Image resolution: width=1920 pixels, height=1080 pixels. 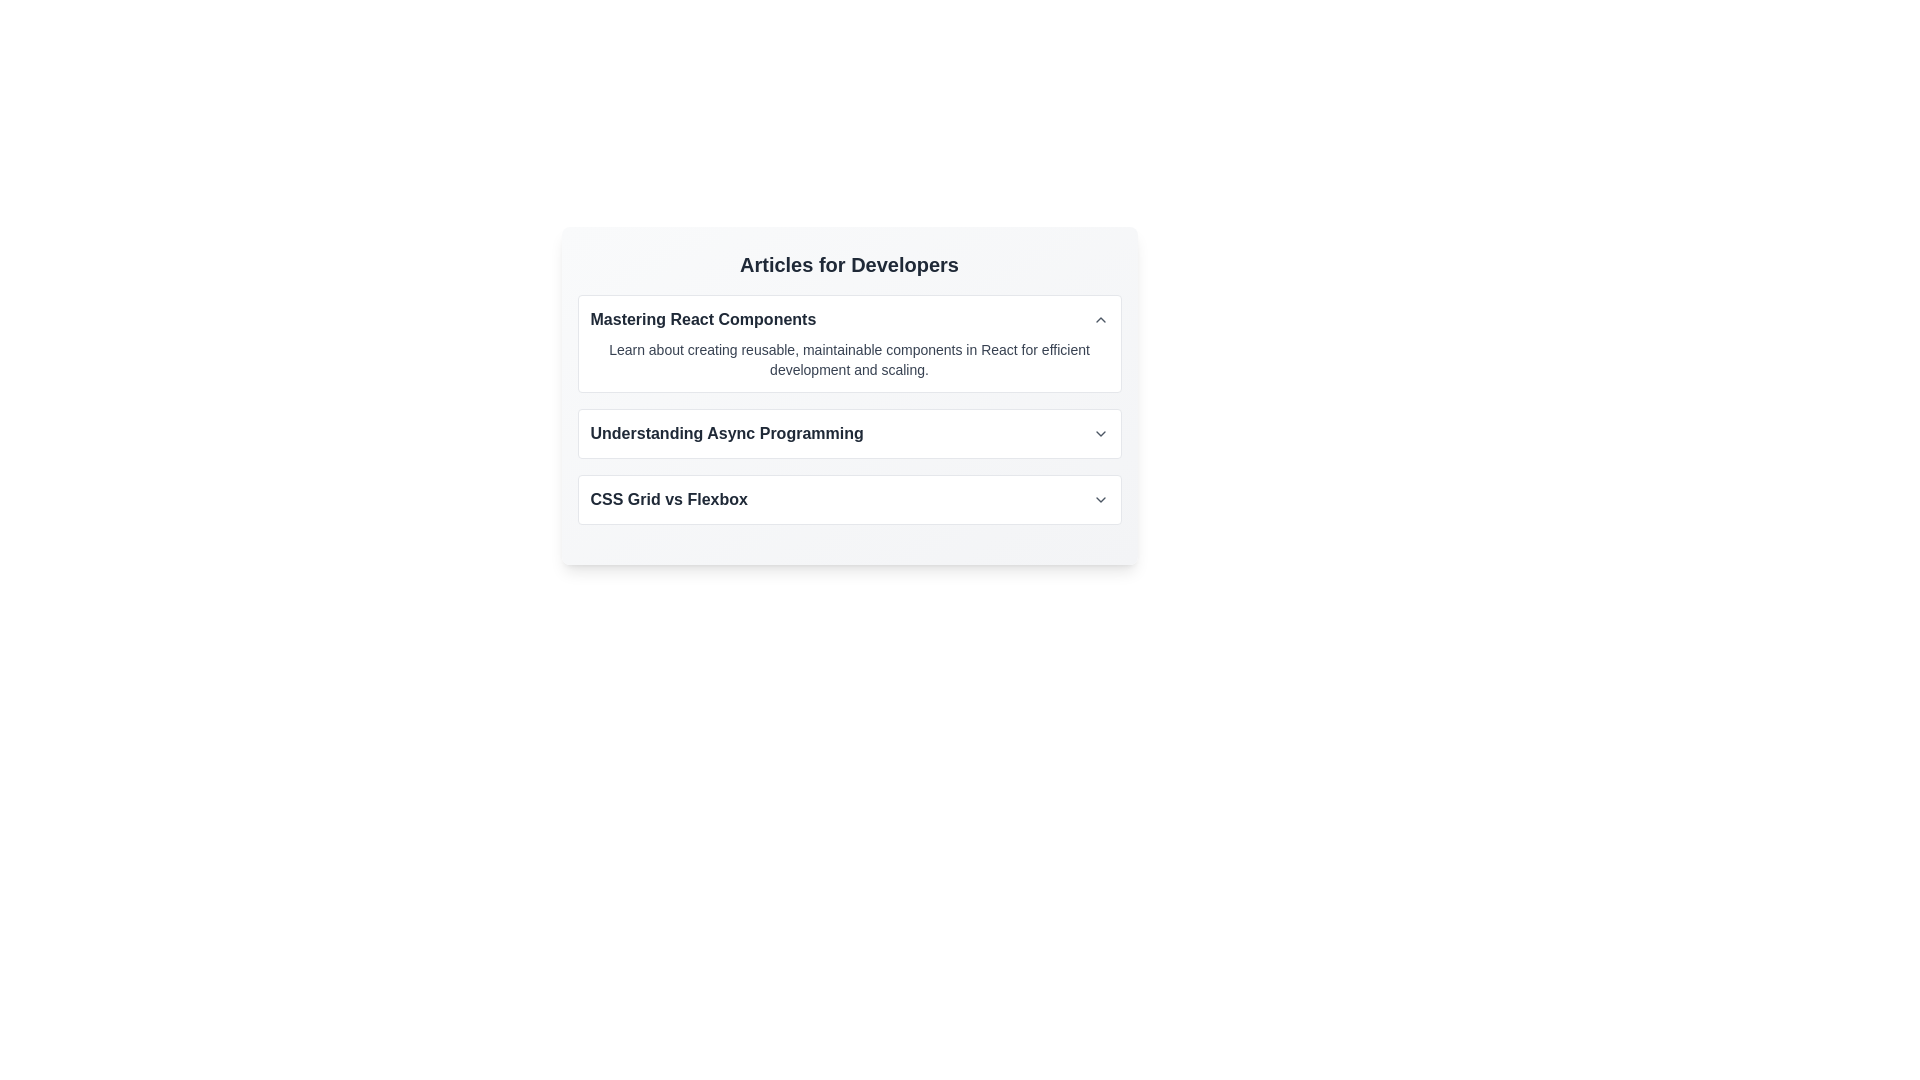 I want to click on the descriptive paragraph element located below the header 'Mastering React Components' in the articles section for developers, so click(x=849, y=358).